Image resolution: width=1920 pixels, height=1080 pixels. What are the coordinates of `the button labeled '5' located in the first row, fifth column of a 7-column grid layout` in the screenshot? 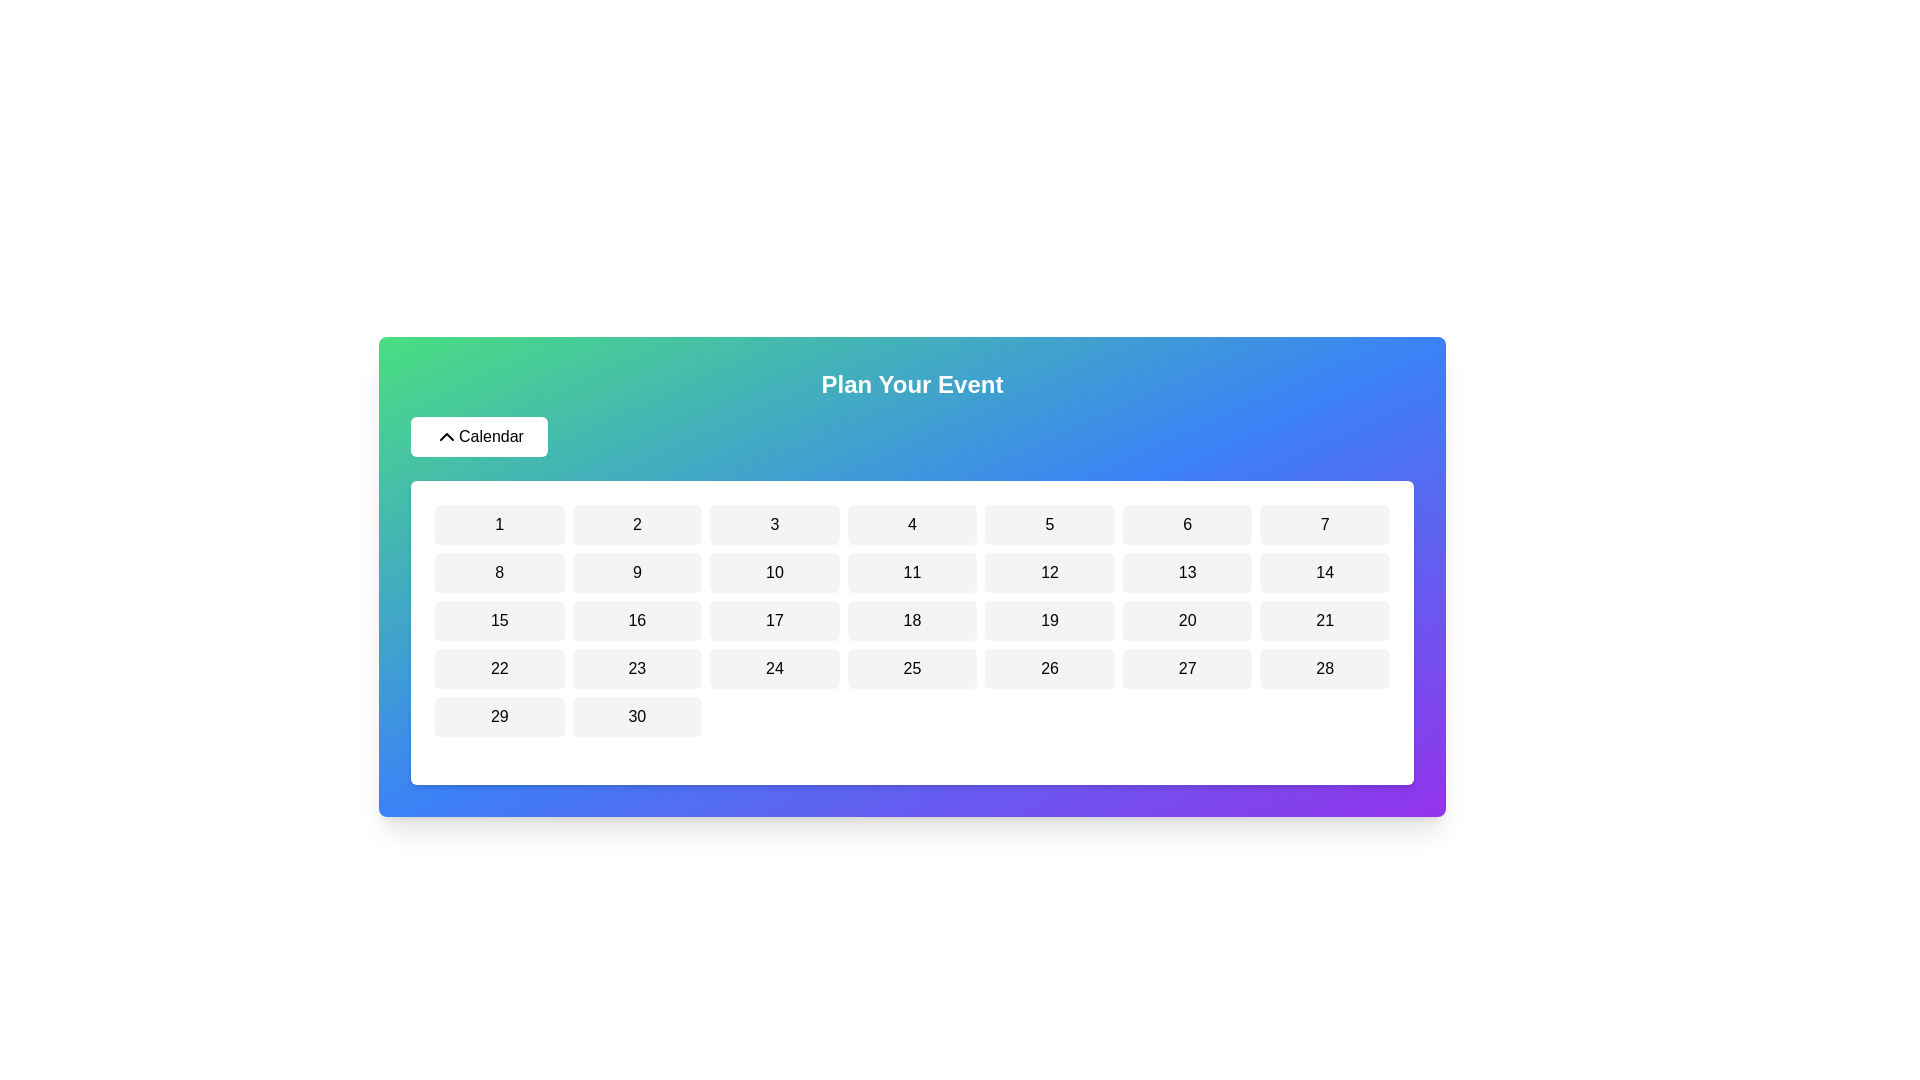 It's located at (1049, 523).